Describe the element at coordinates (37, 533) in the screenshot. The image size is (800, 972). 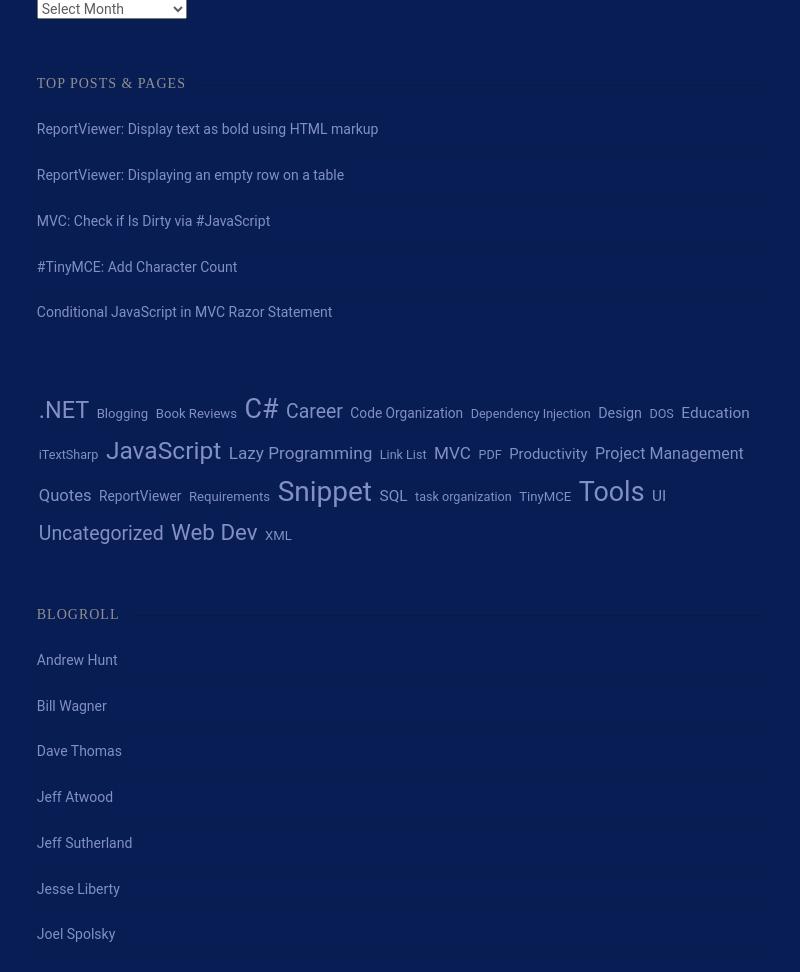
I see `'Uncategorized'` at that location.